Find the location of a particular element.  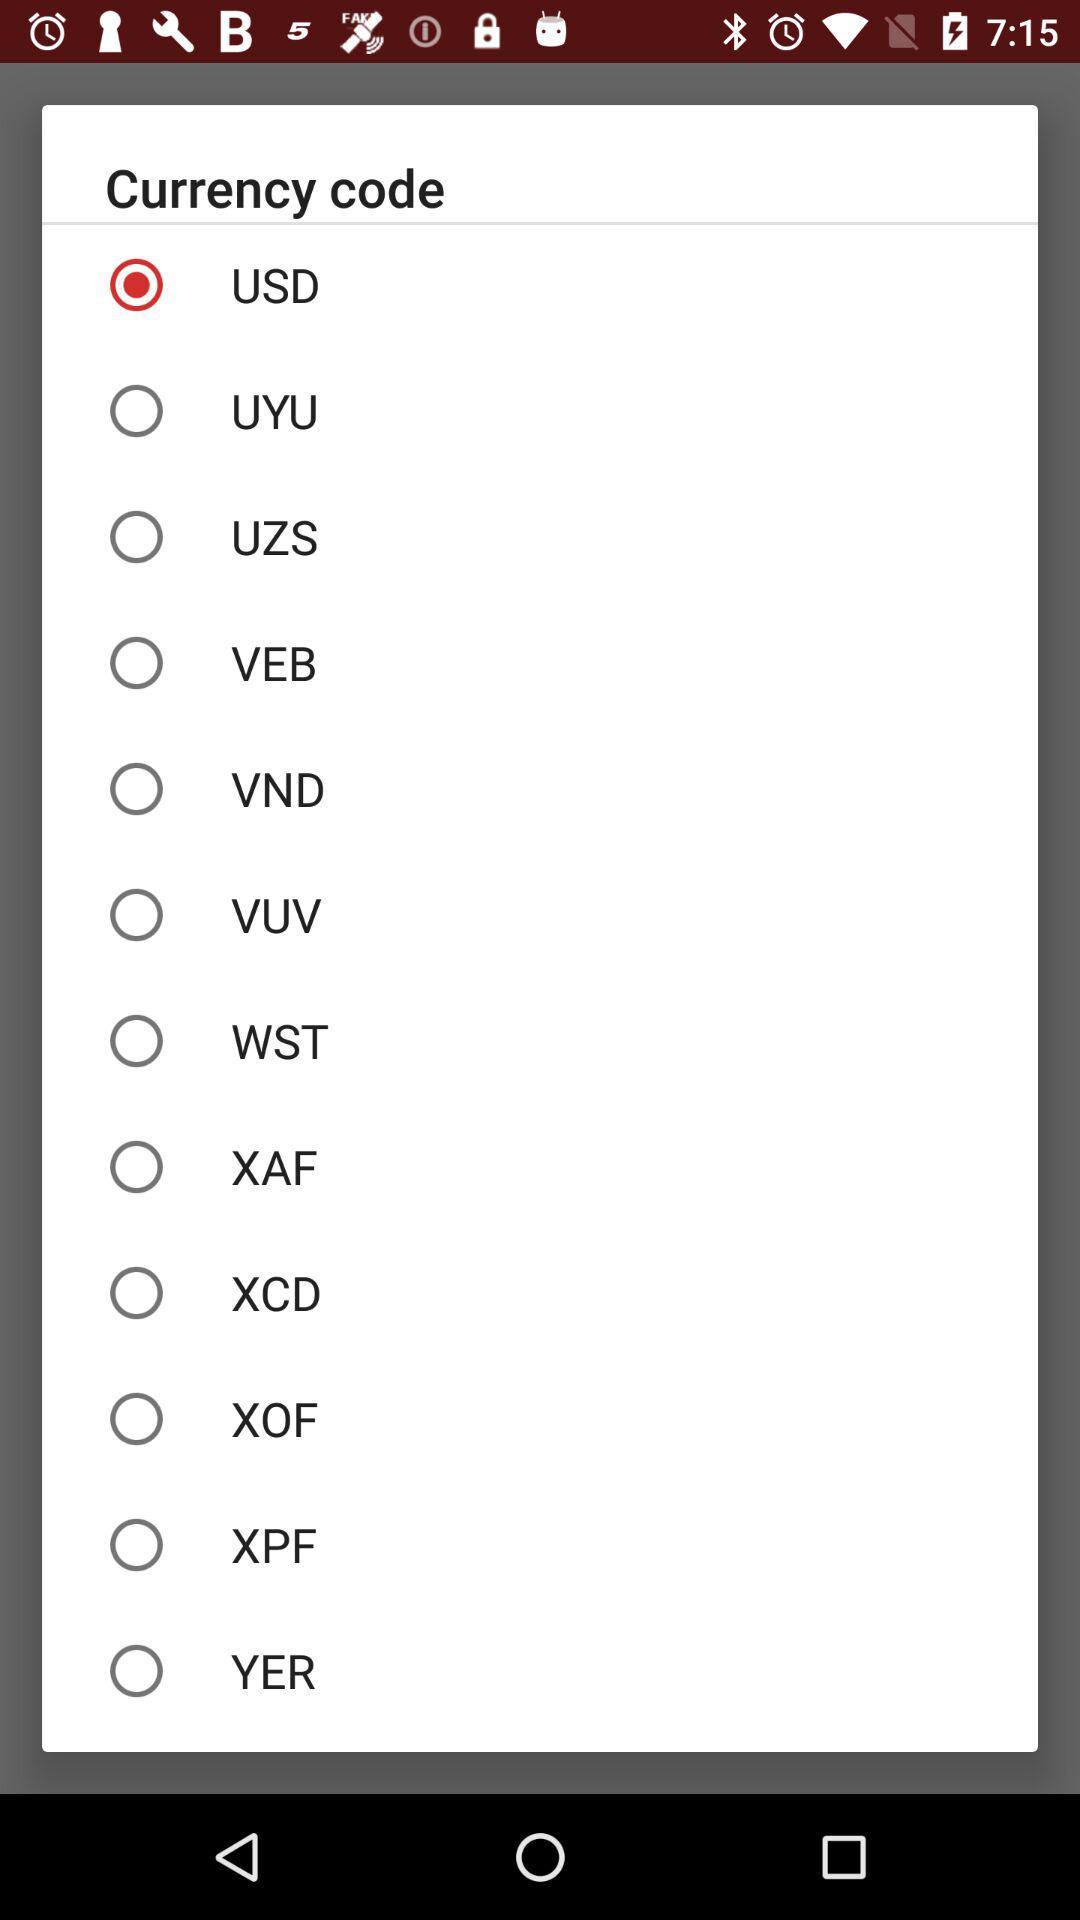

usd icon is located at coordinates (540, 283).